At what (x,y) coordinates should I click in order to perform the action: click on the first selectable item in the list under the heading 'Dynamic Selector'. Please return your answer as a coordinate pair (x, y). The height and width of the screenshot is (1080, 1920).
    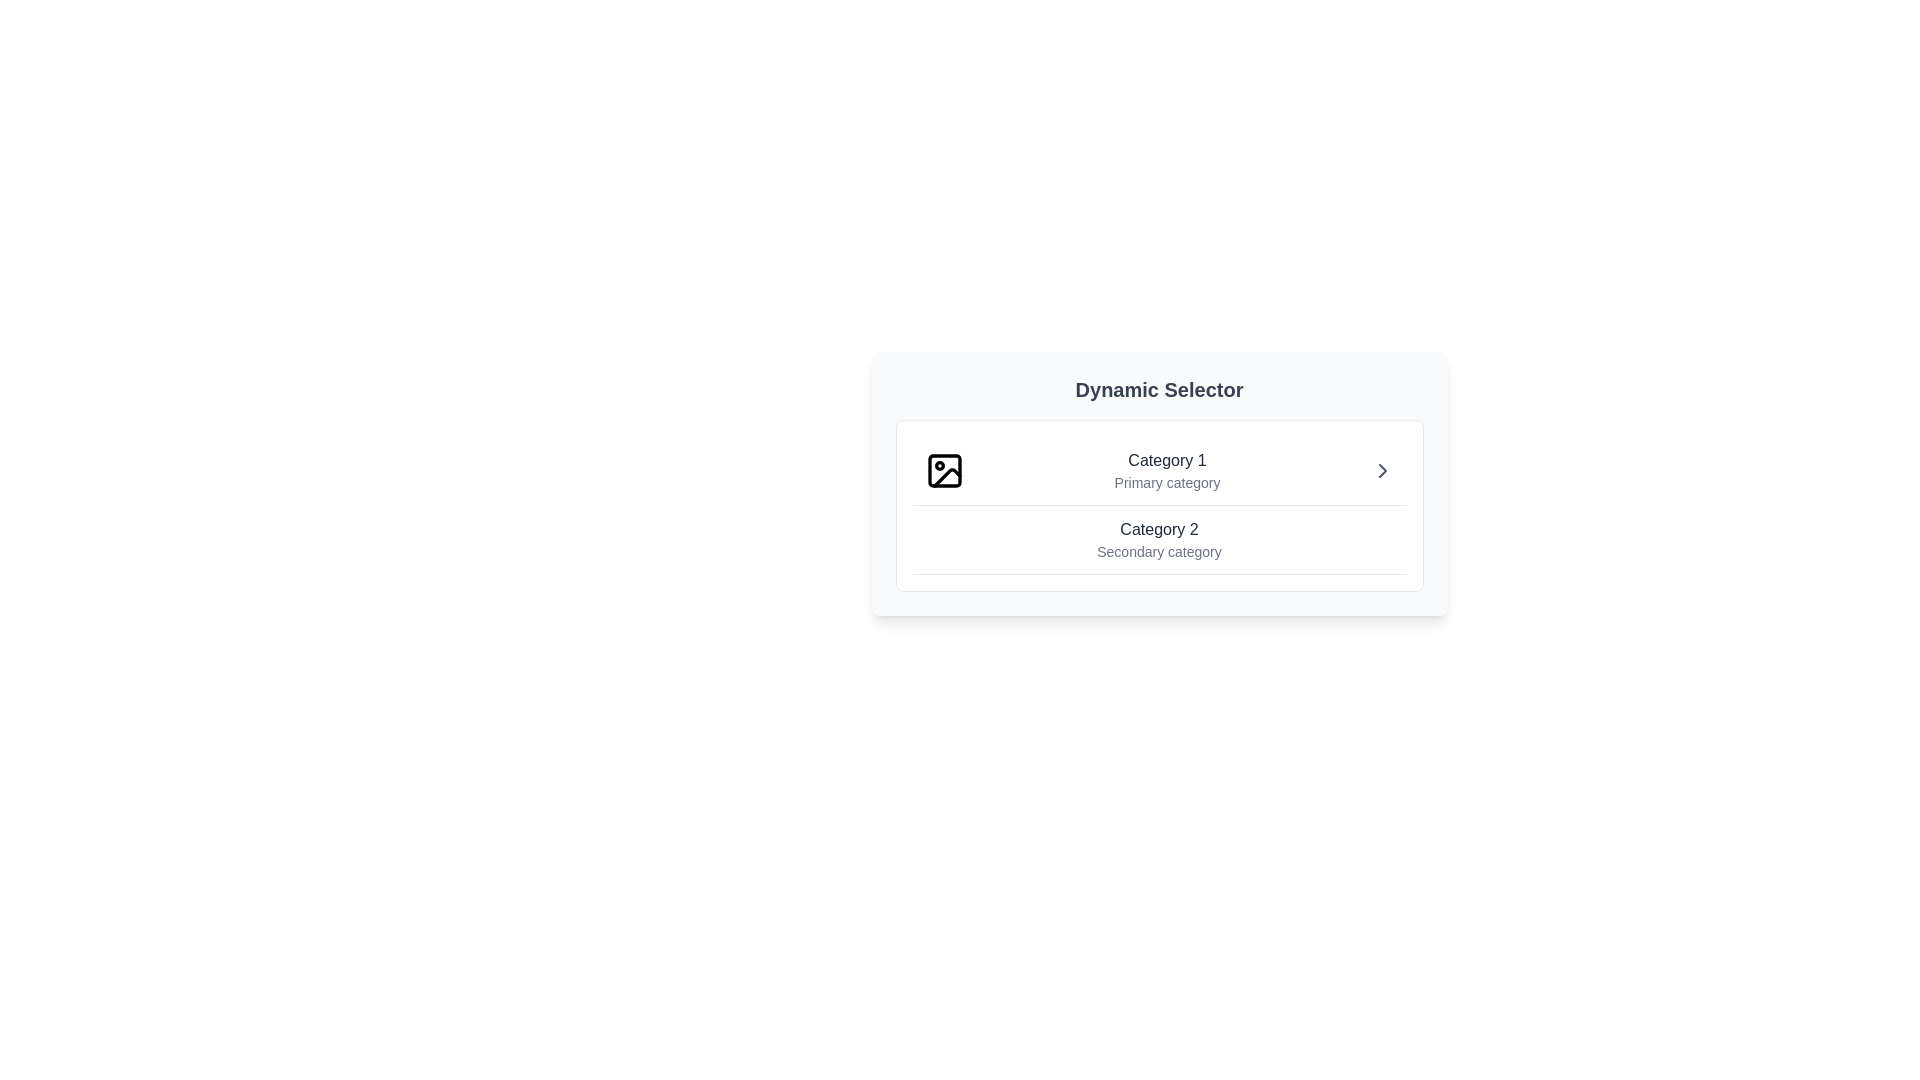
    Looking at the image, I should click on (1167, 470).